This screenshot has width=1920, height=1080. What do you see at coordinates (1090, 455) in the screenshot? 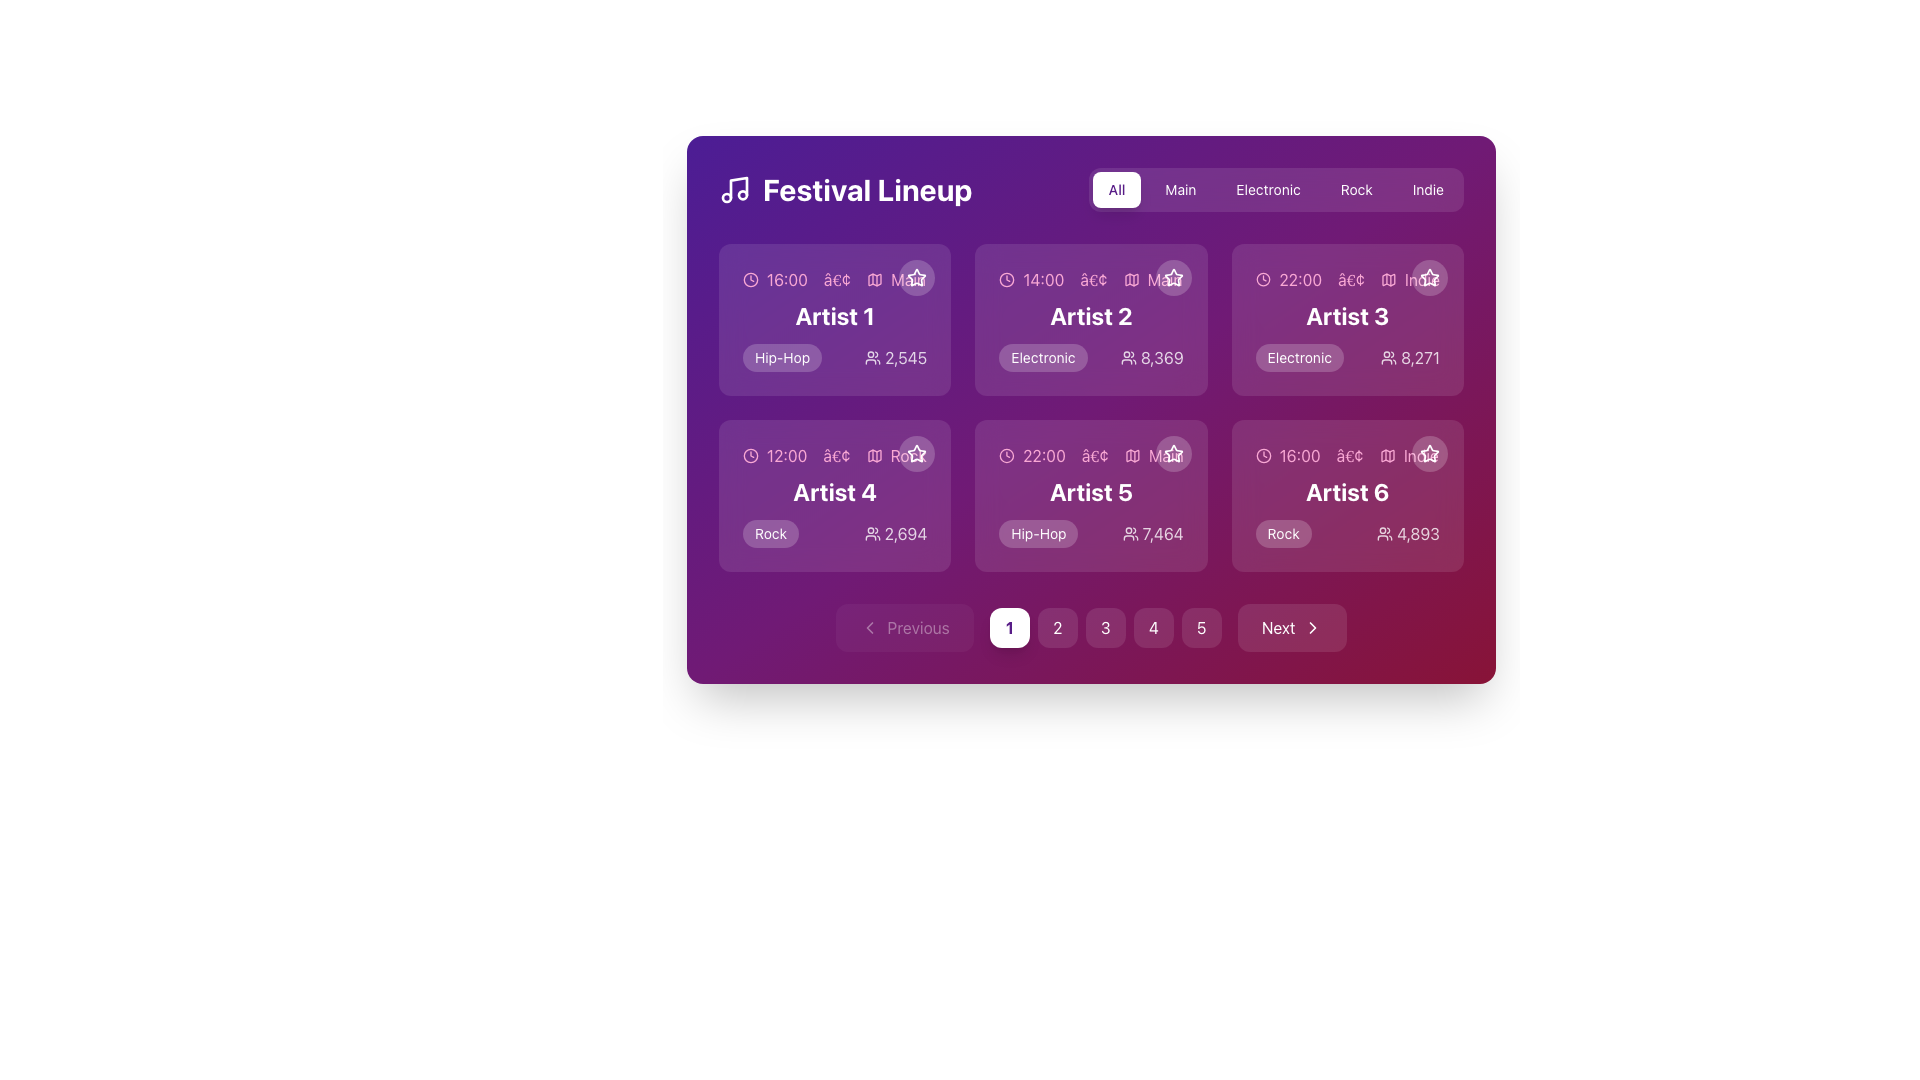
I see `text '22:00' and observe the icons (clock and map) in the Informational label with icons, which is part of the 'Artist 5' block` at bounding box center [1090, 455].